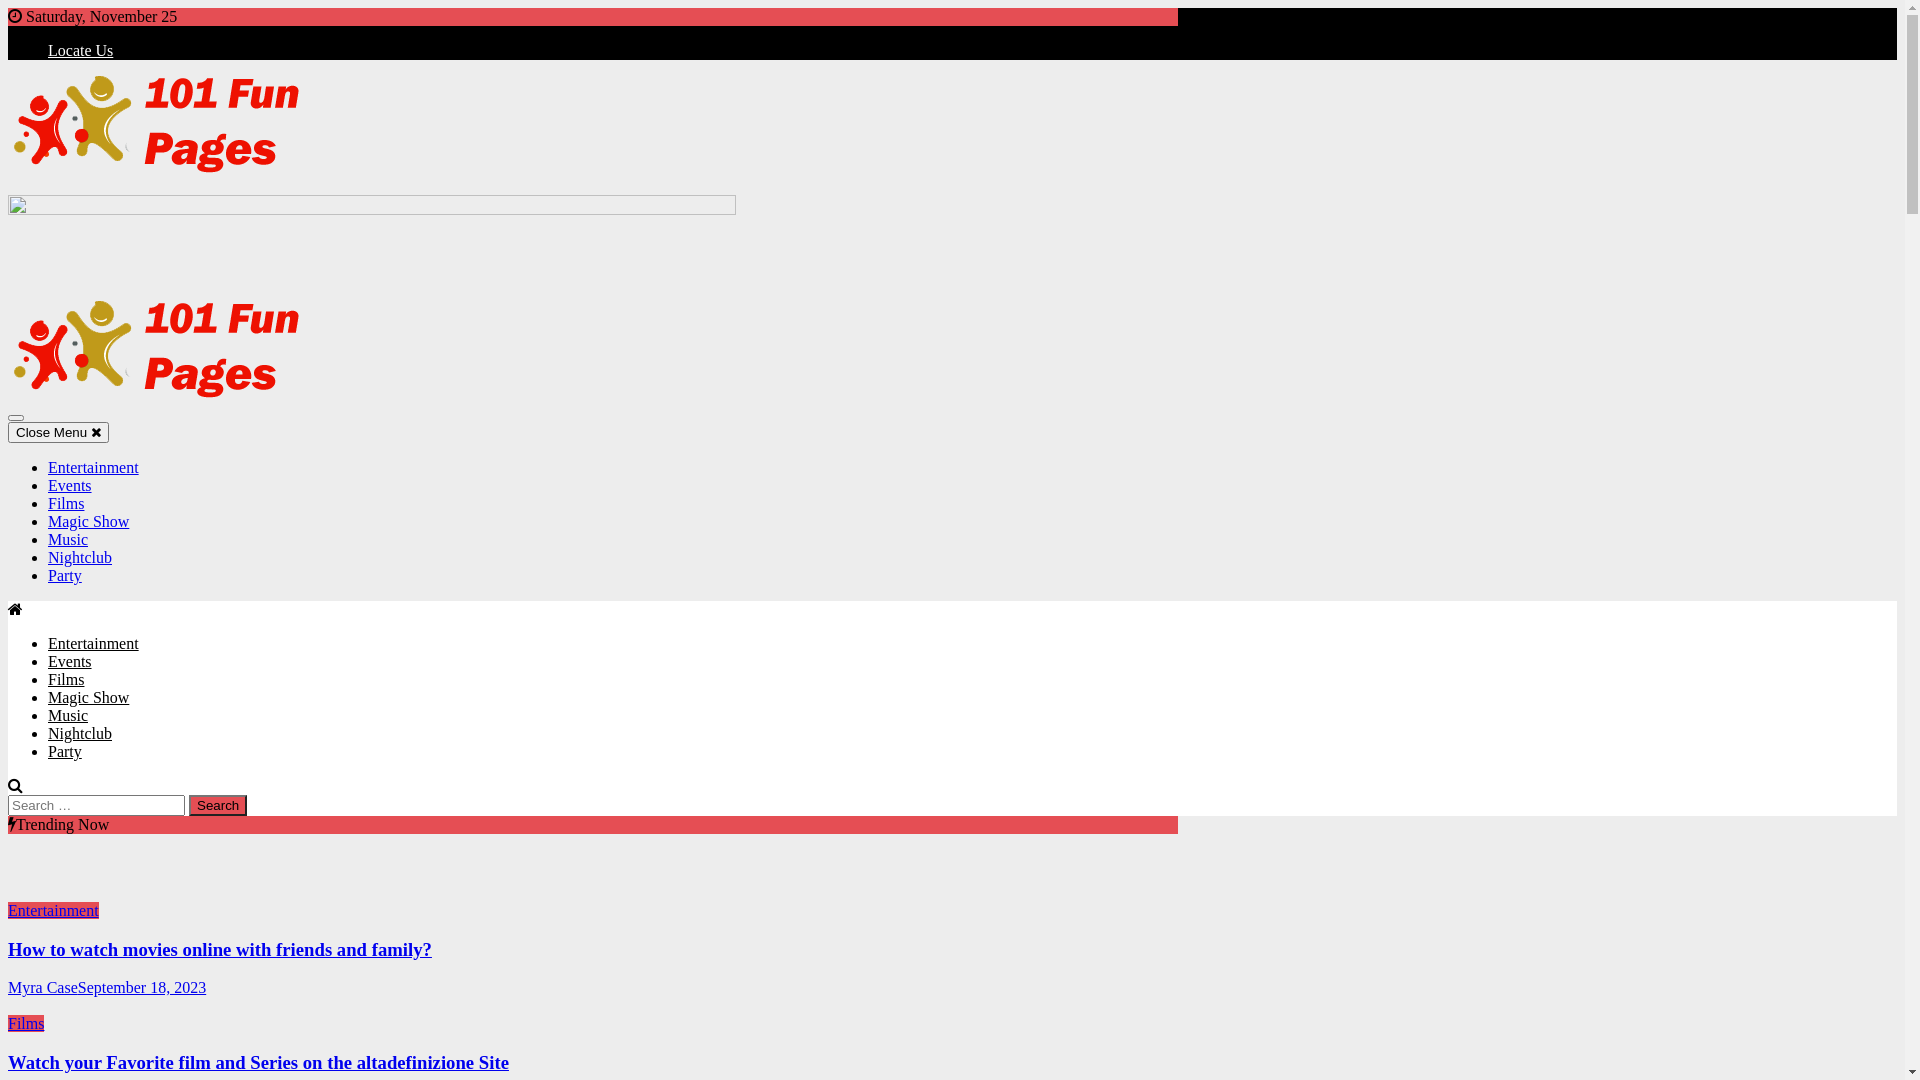 The height and width of the screenshot is (1080, 1920). What do you see at coordinates (67, 714) in the screenshot?
I see `'Music'` at bounding box center [67, 714].